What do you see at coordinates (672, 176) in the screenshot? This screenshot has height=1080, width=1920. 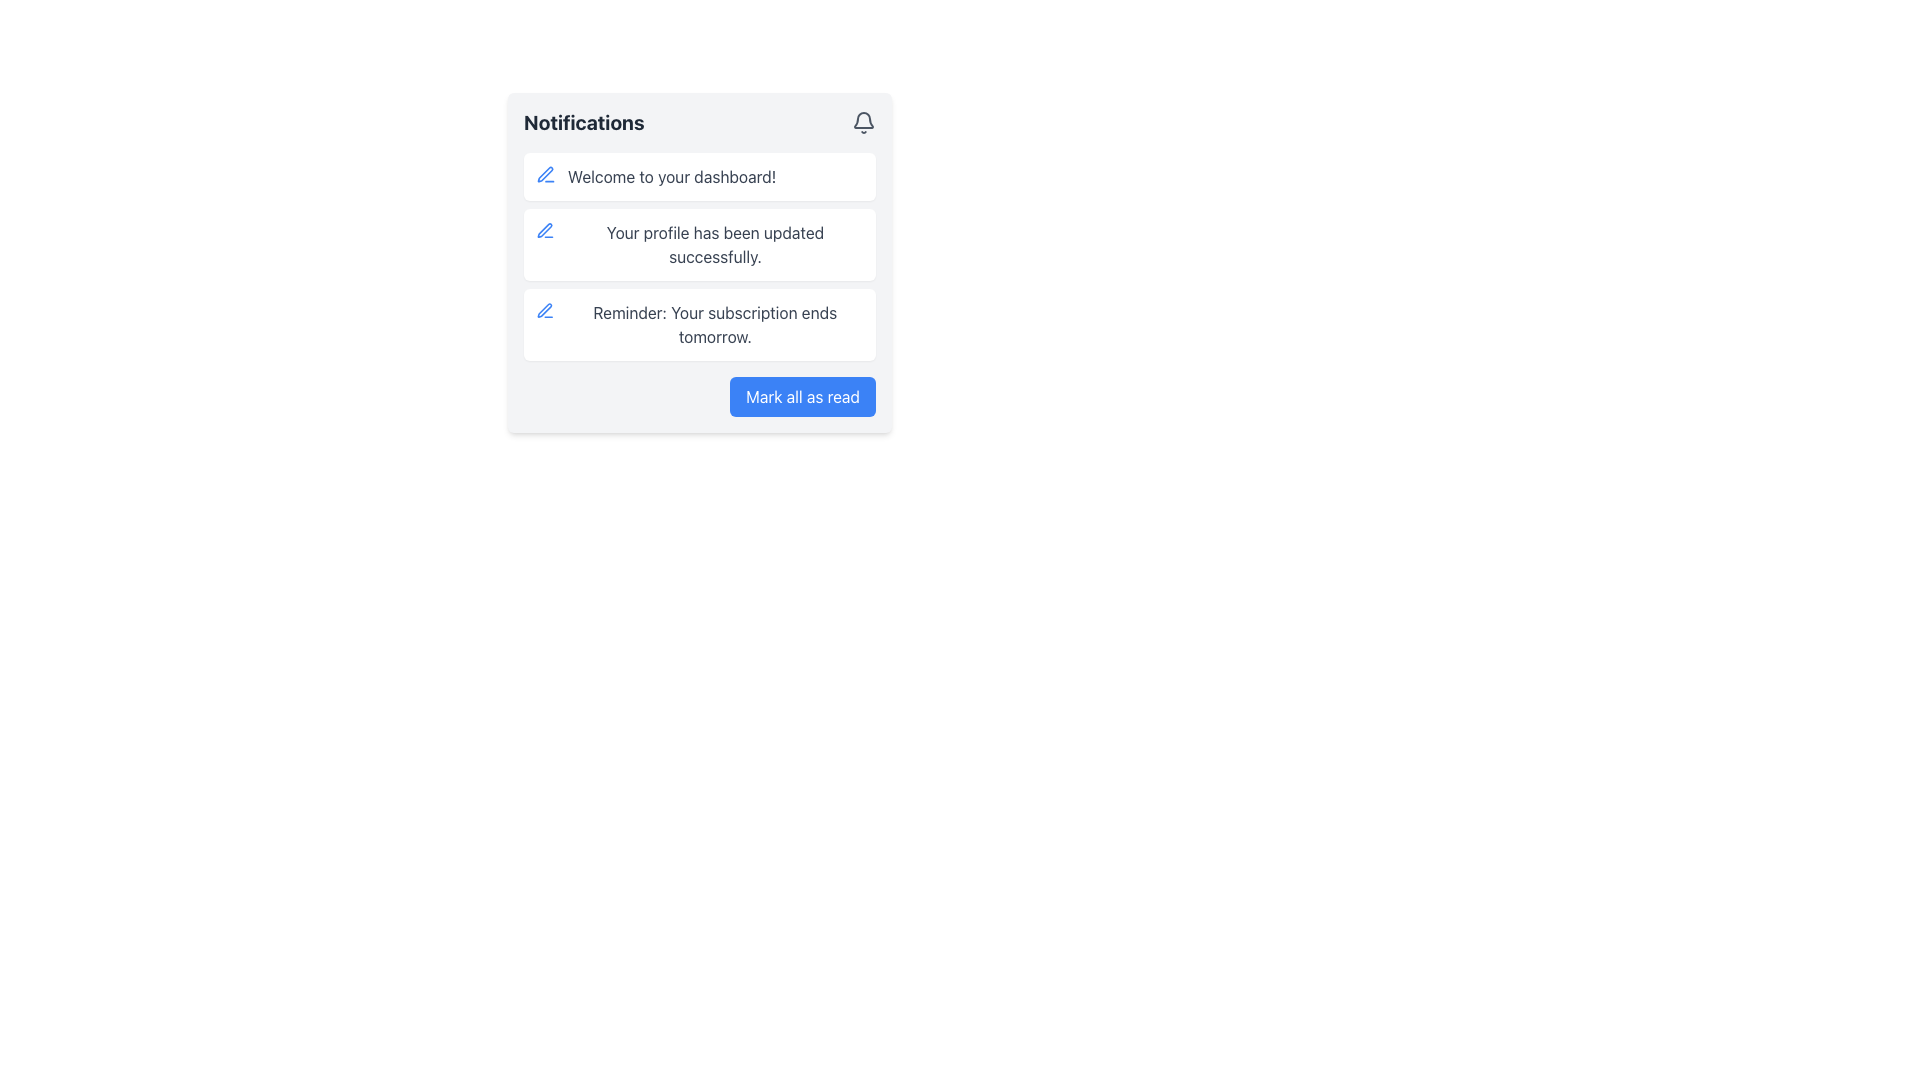 I see `the welcome message displayed in the topmost notification card in the 'Notifications' panel, located to the right of the small blue pen icon` at bounding box center [672, 176].